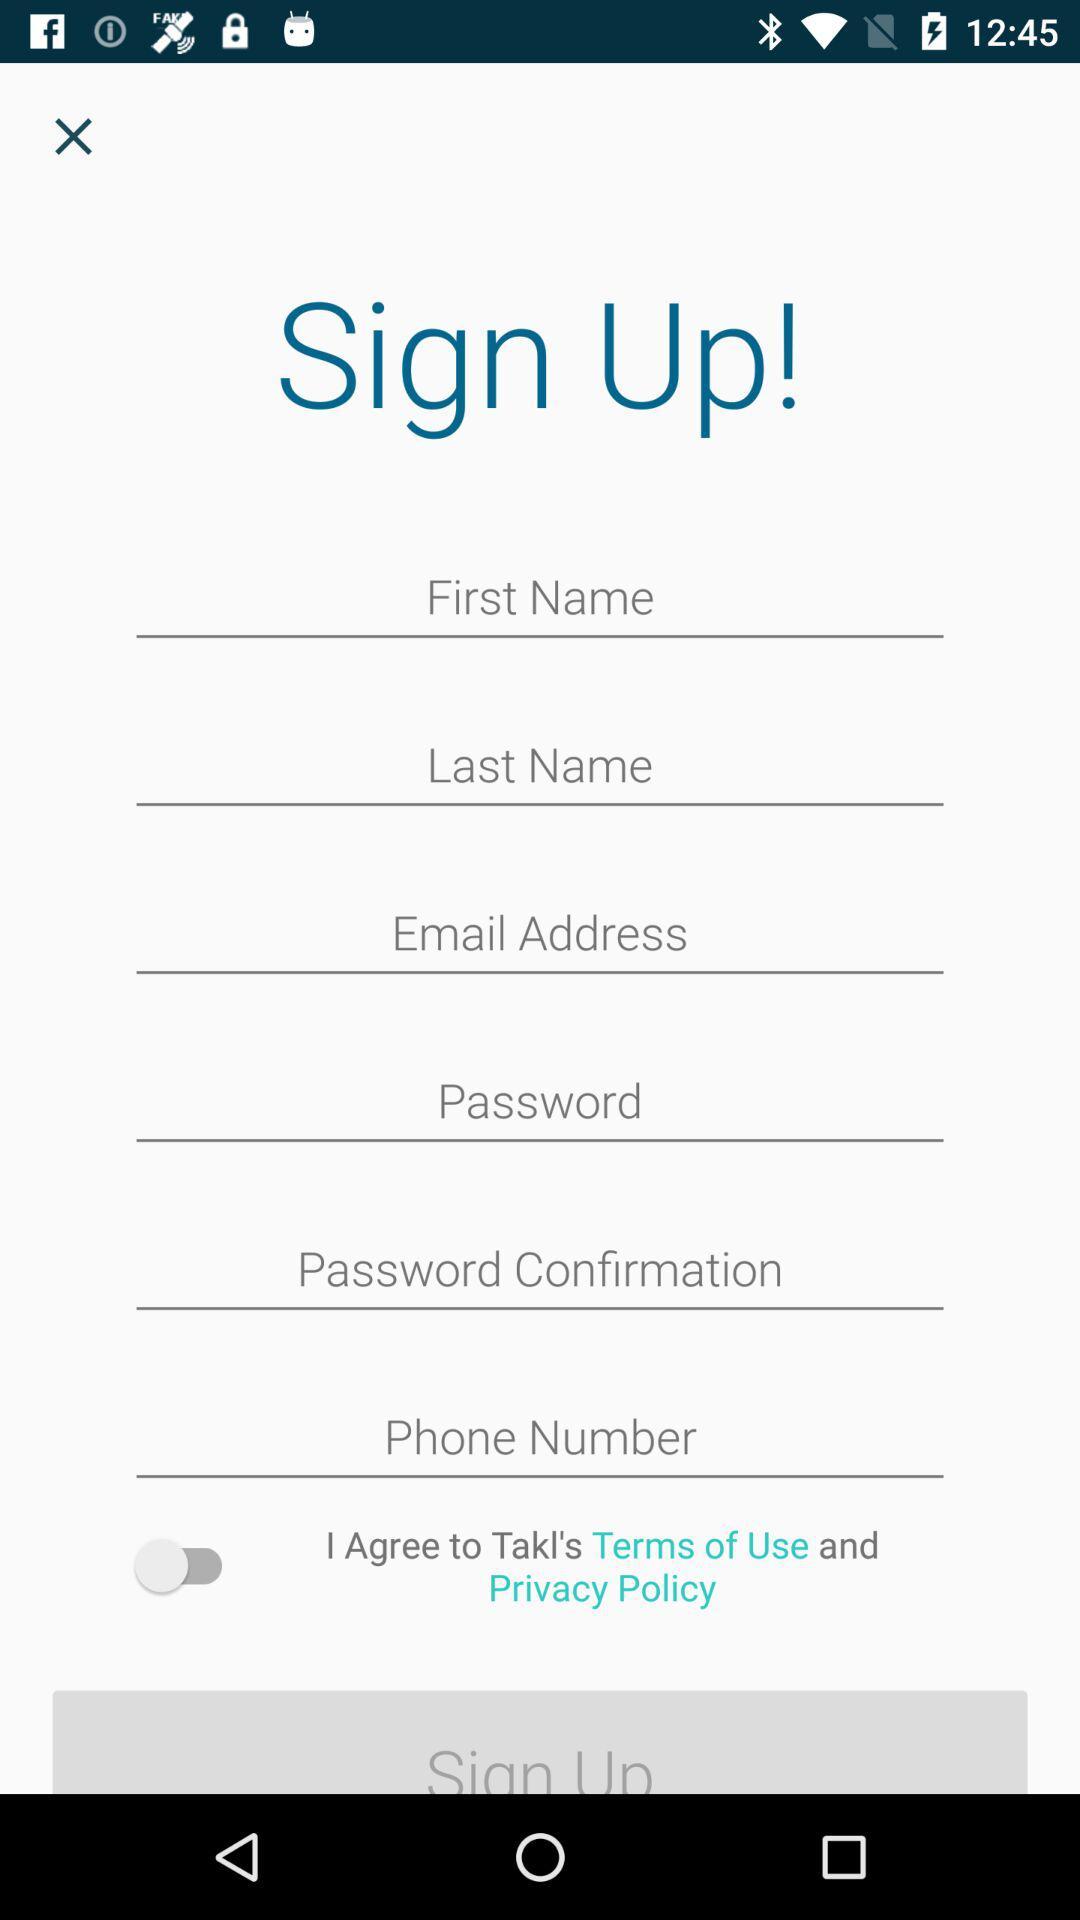 The width and height of the screenshot is (1080, 1920). I want to click on text box to enter user 's first name, so click(540, 598).